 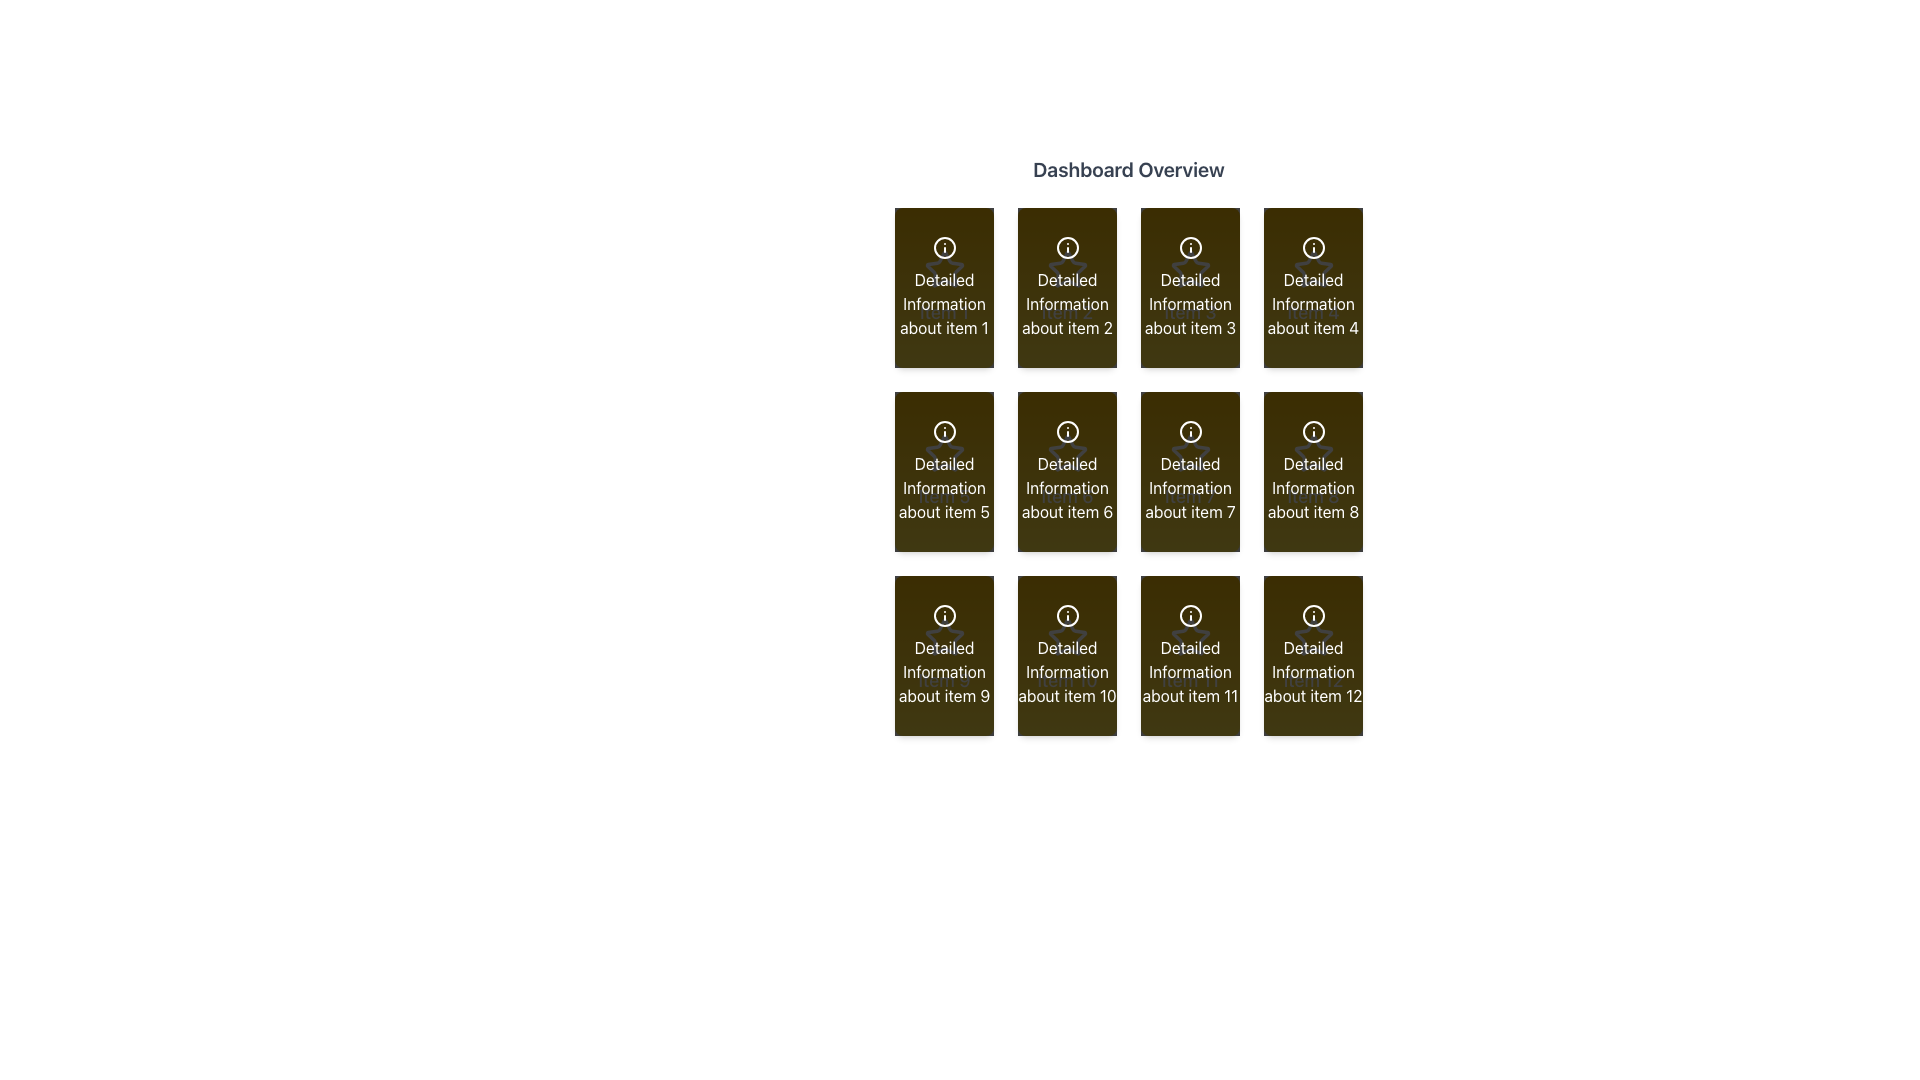 What do you see at coordinates (943, 637) in the screenshot?
I see `the star-shaped SVG graphic icon with a hollow outline styled in white, located above the text area on a dark brown background in the ninth item of a 3x4 grid layout, labeled 'Detailed Information about item 9'` at bounding box center [943, 637].